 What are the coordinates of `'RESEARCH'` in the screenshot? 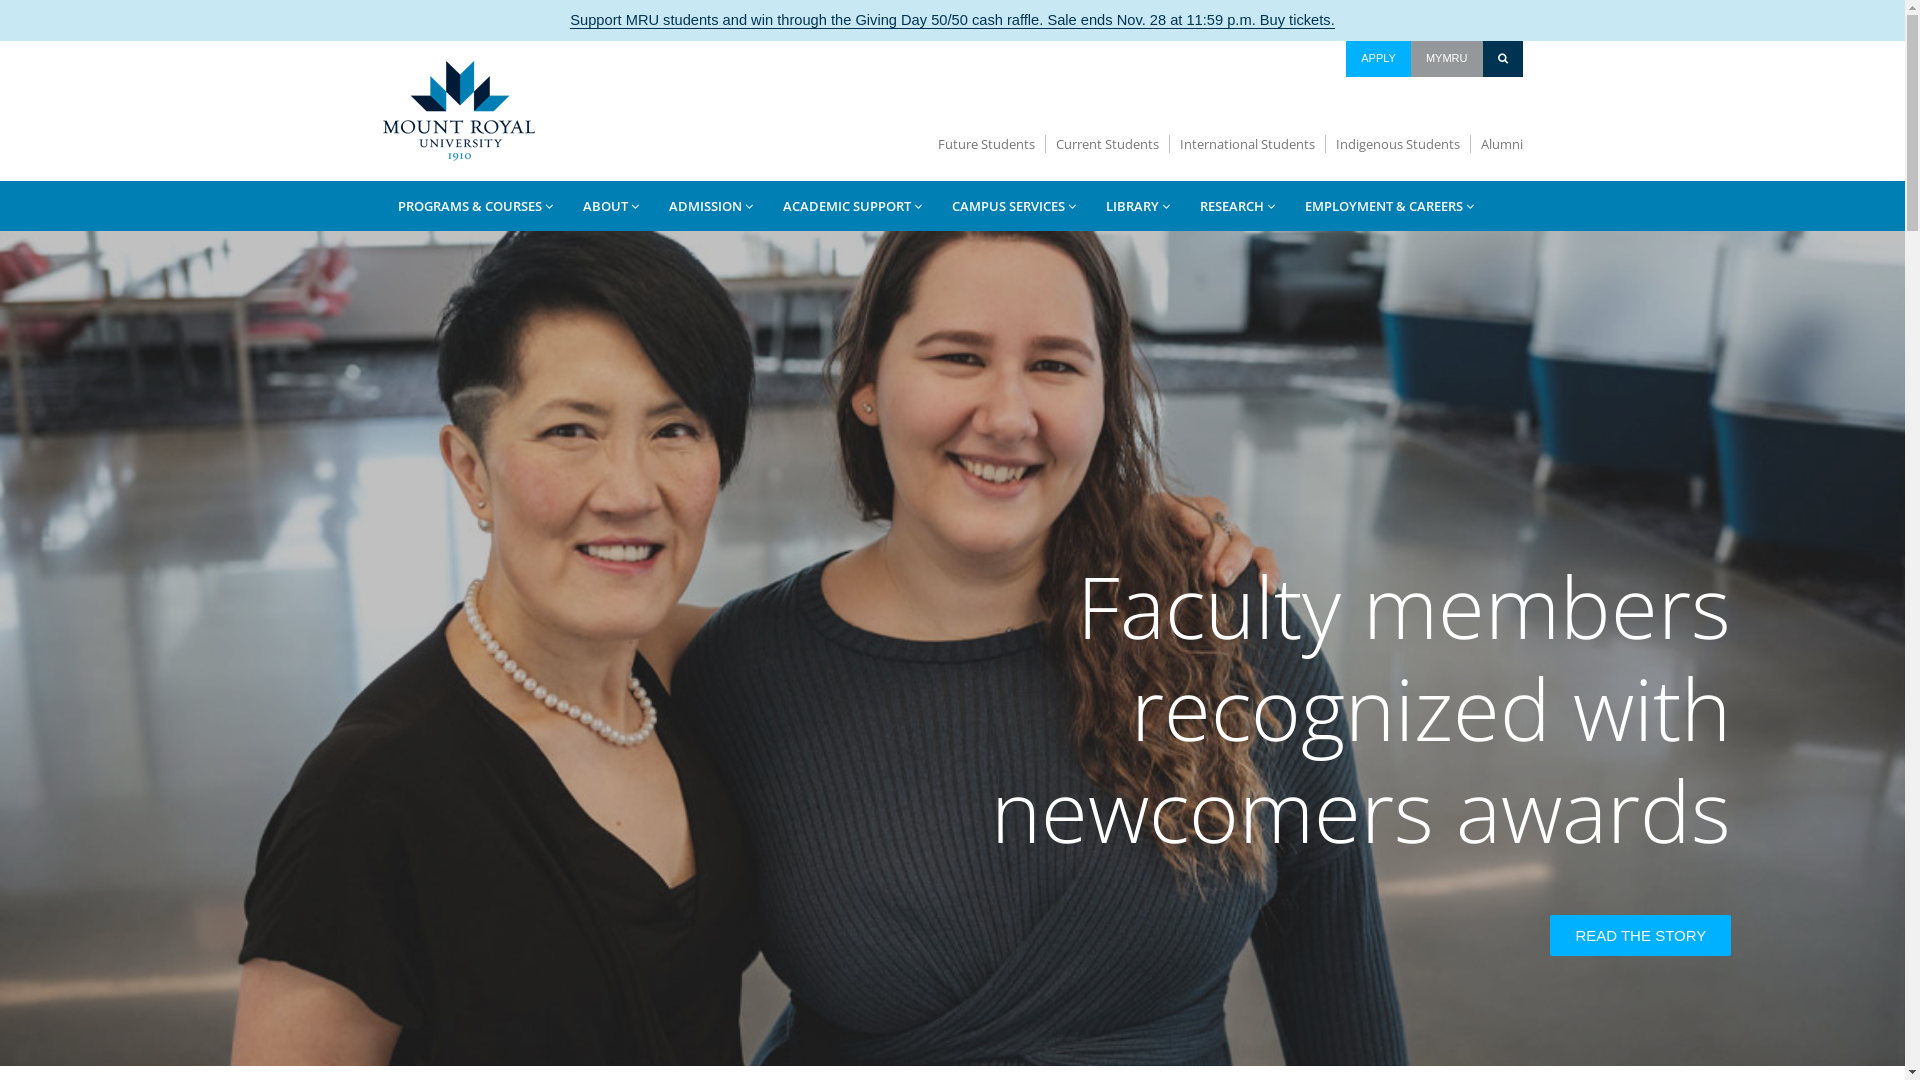 It's located at (1235, 205).